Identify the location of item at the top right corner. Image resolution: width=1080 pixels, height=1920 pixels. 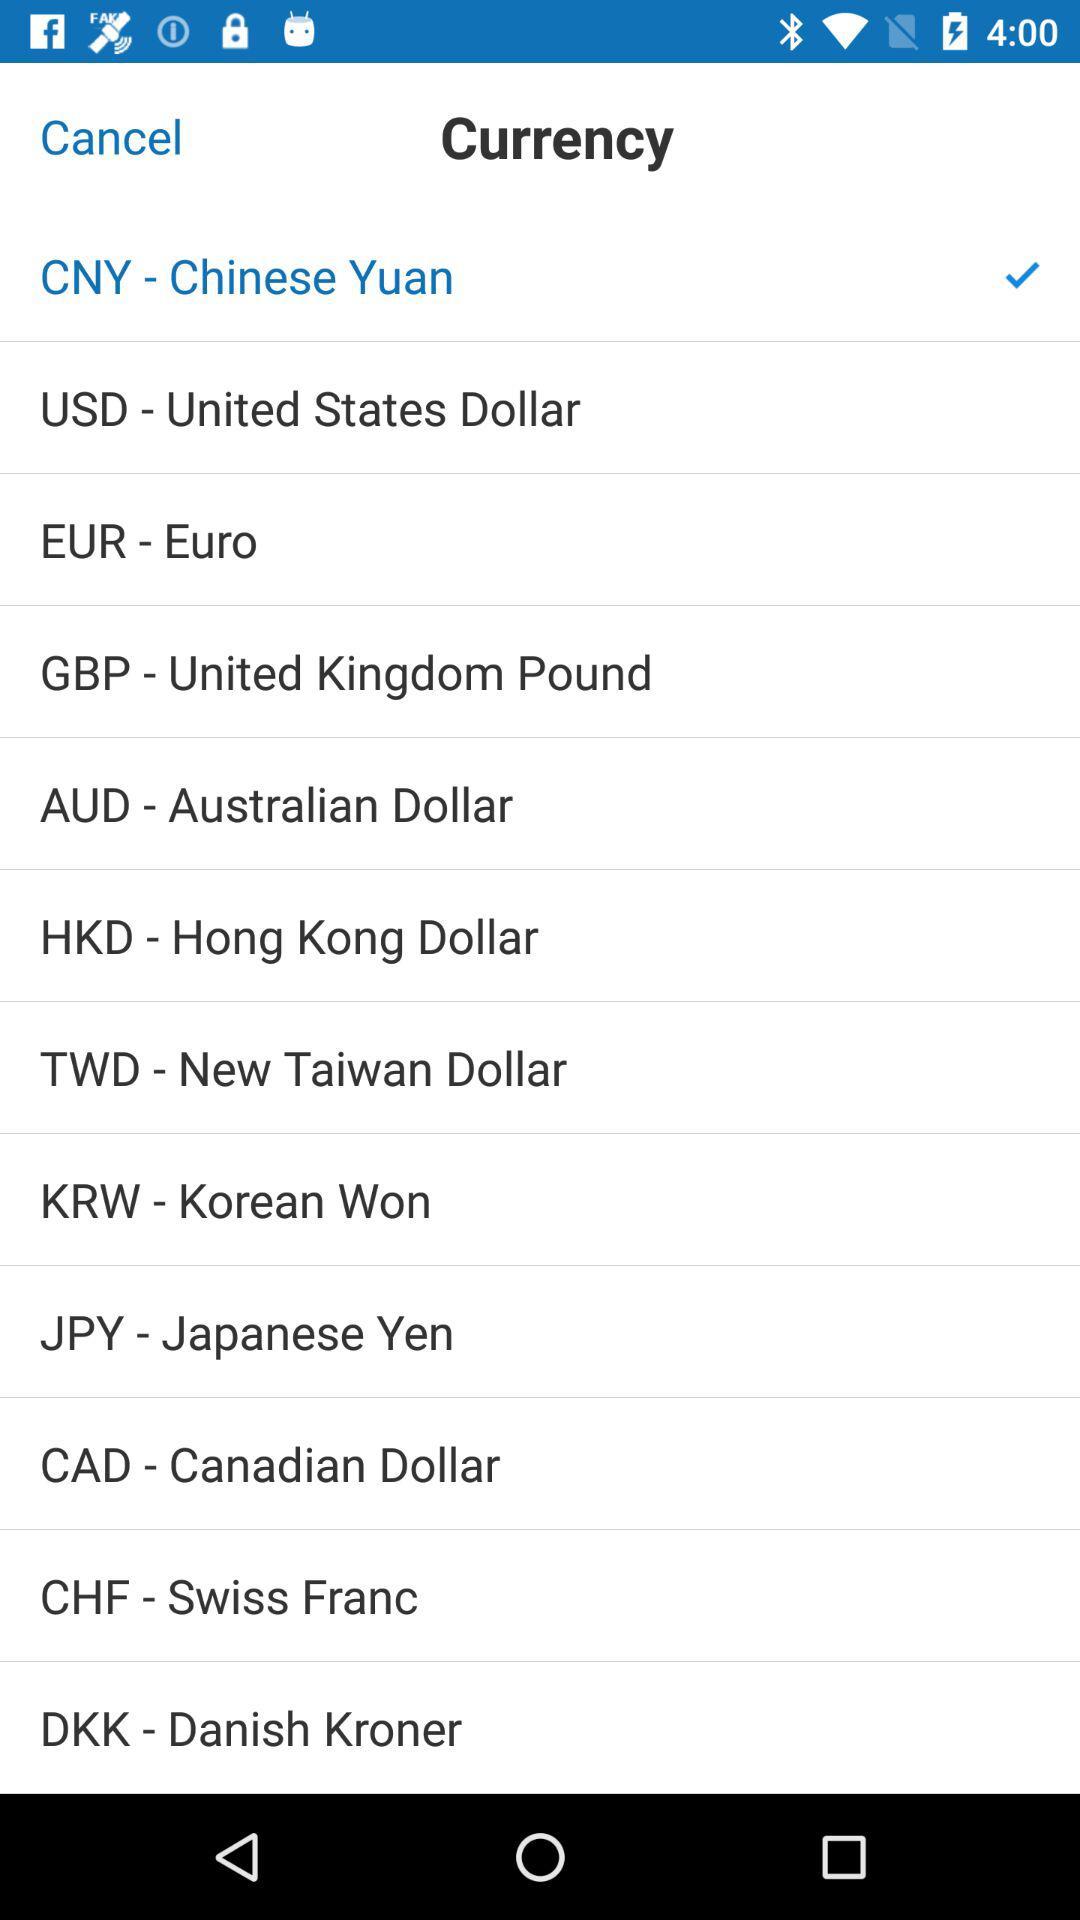
(1021, 274).